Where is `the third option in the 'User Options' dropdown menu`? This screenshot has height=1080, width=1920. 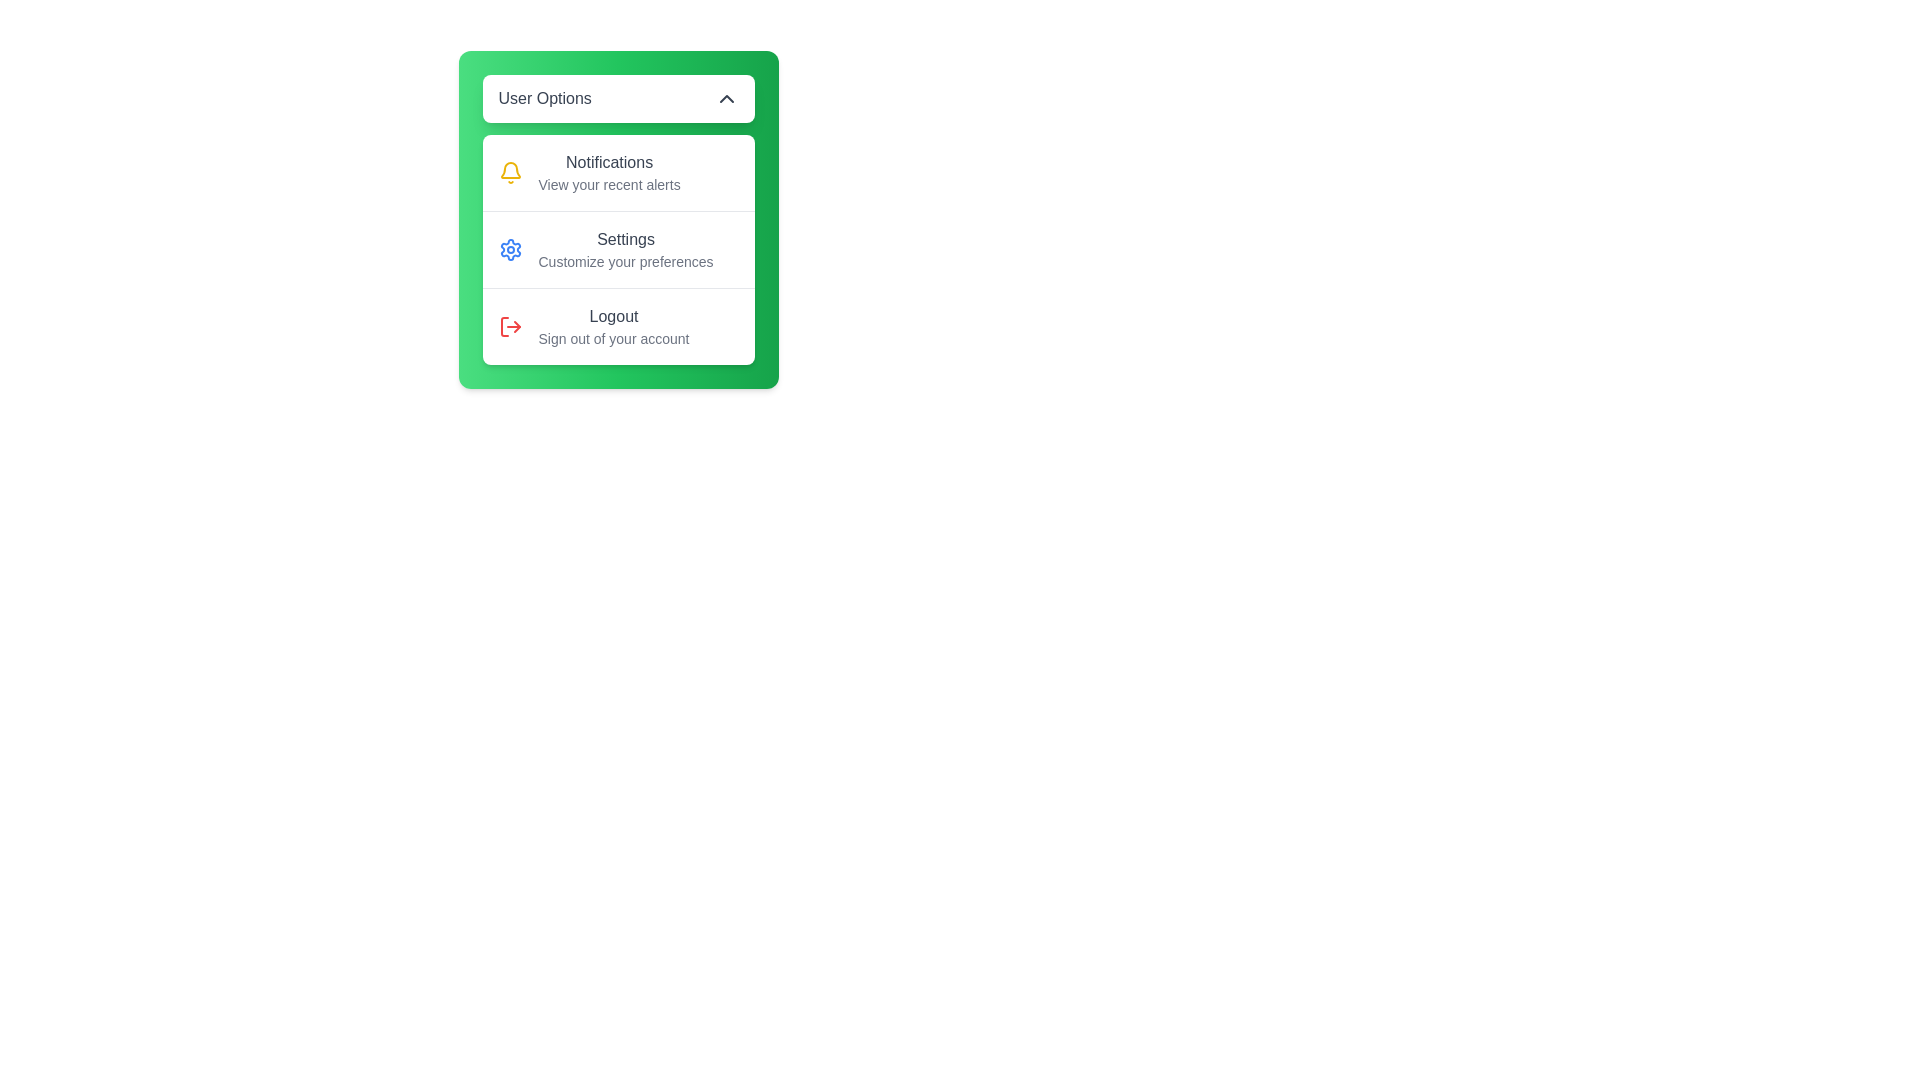 the third option in the 'User Options' dropdown menu is located at coordinates (617, 325).